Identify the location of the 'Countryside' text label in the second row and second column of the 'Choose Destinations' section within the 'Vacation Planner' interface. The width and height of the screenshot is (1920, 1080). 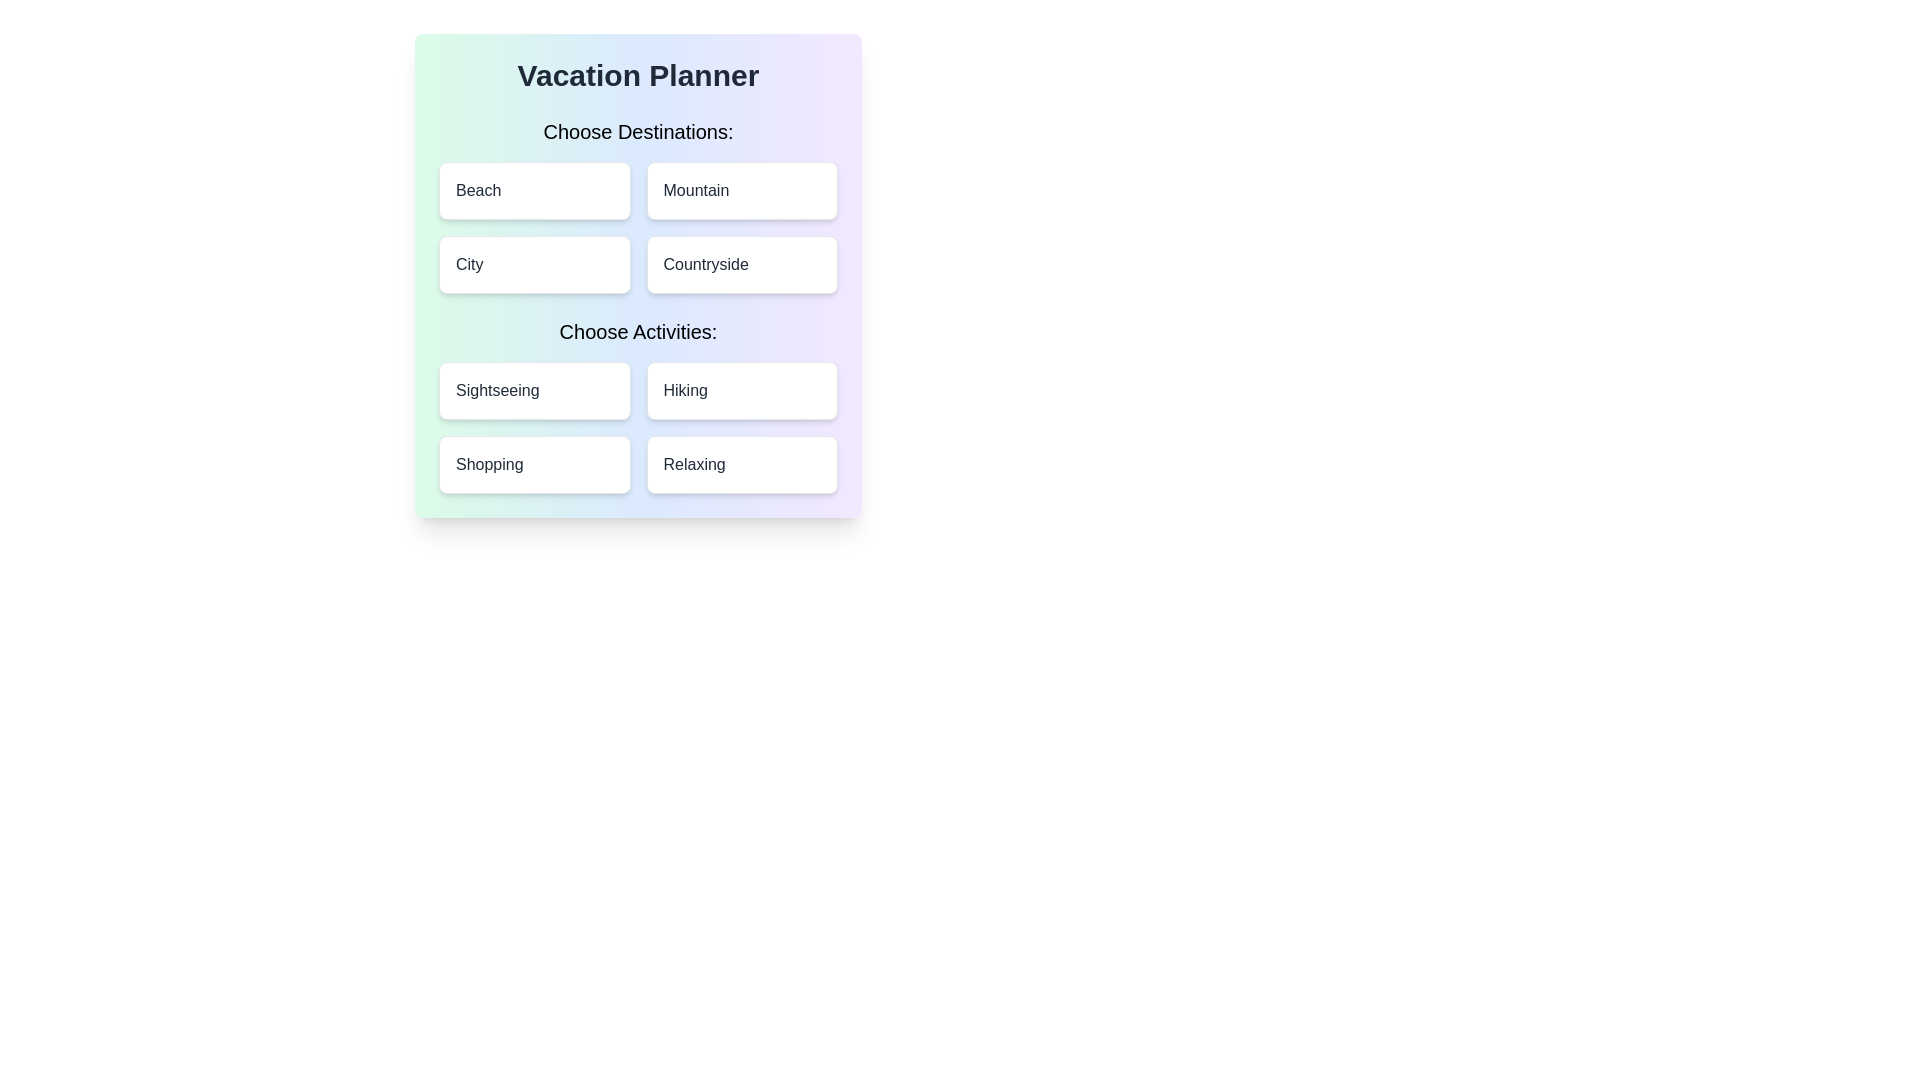
(706, 264).